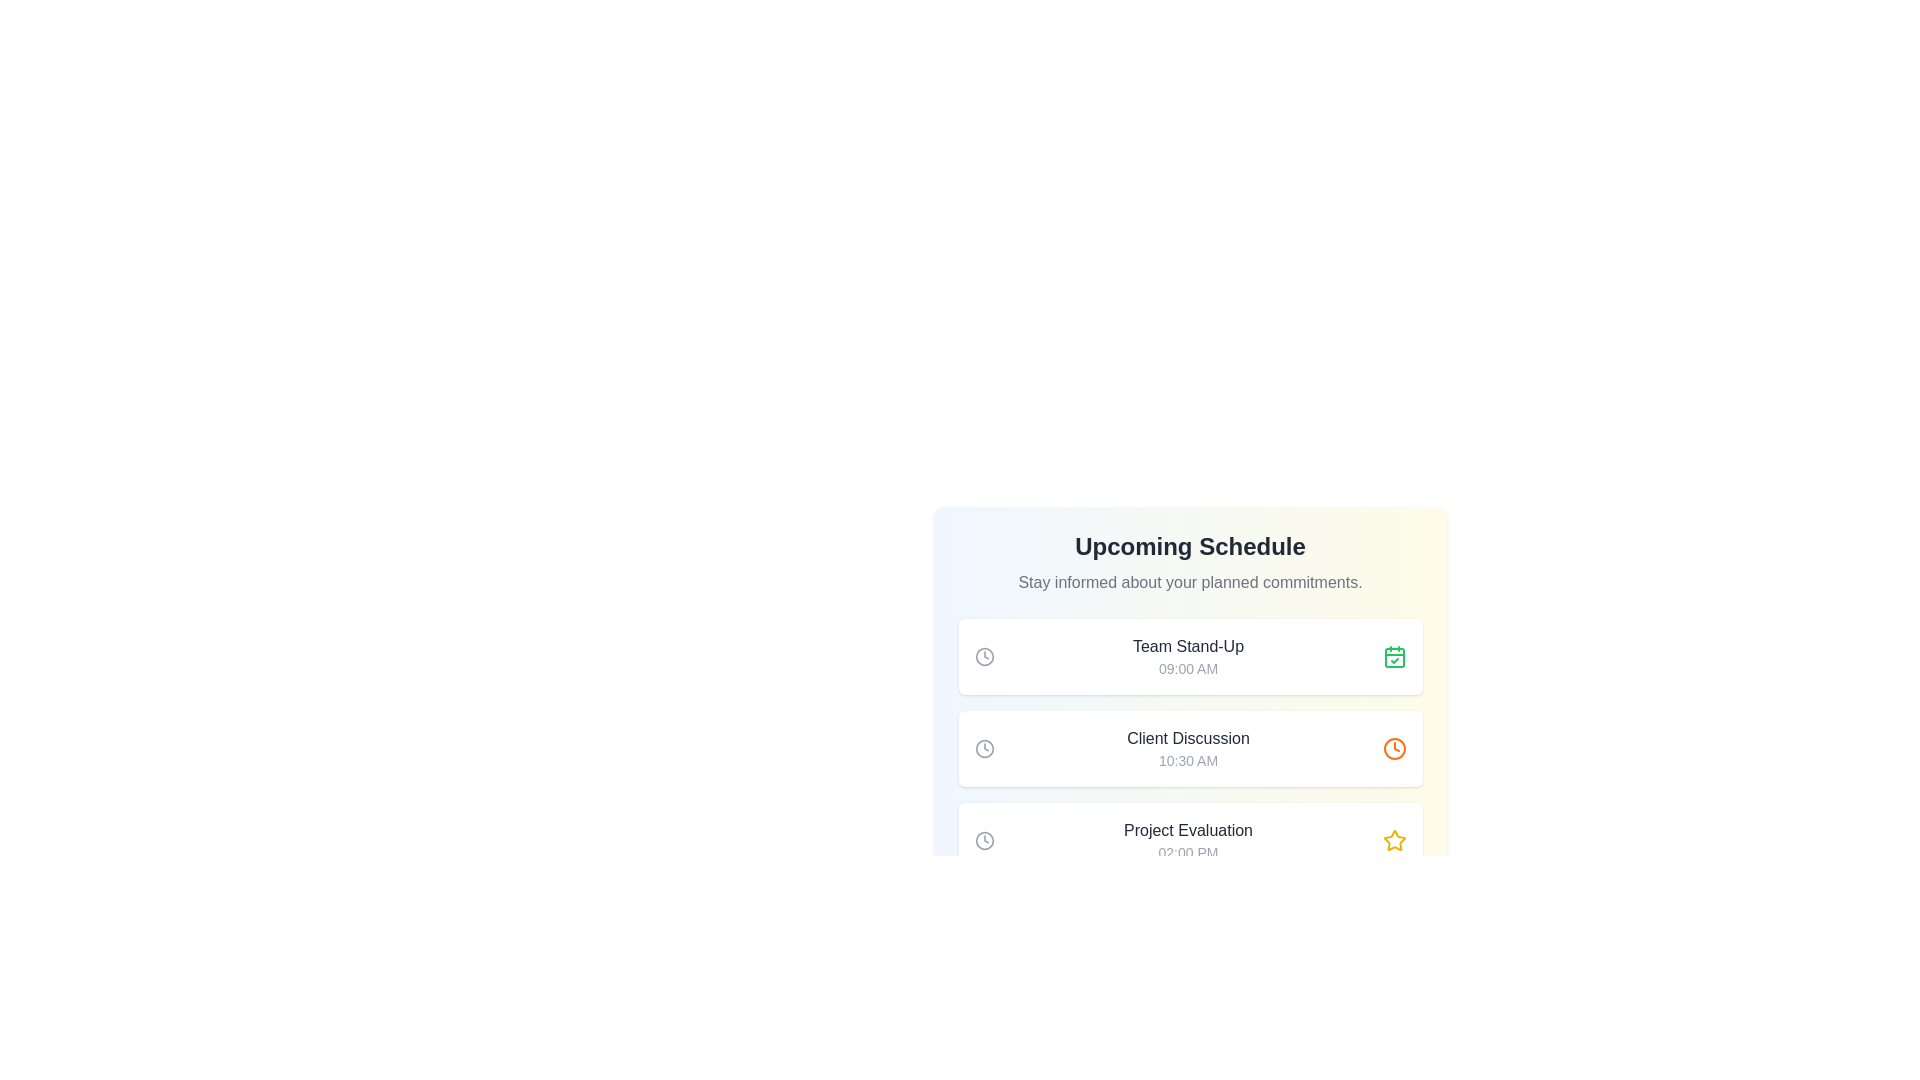 The height and width of the screenshot is (1080, 1920). What do you see at coordinates (1393, 656) in the screenshot?
I see `the confirmation icon located at the rightmost side of the 'Team Stand-Up' meeting card` at bounding box center [1393, 656].